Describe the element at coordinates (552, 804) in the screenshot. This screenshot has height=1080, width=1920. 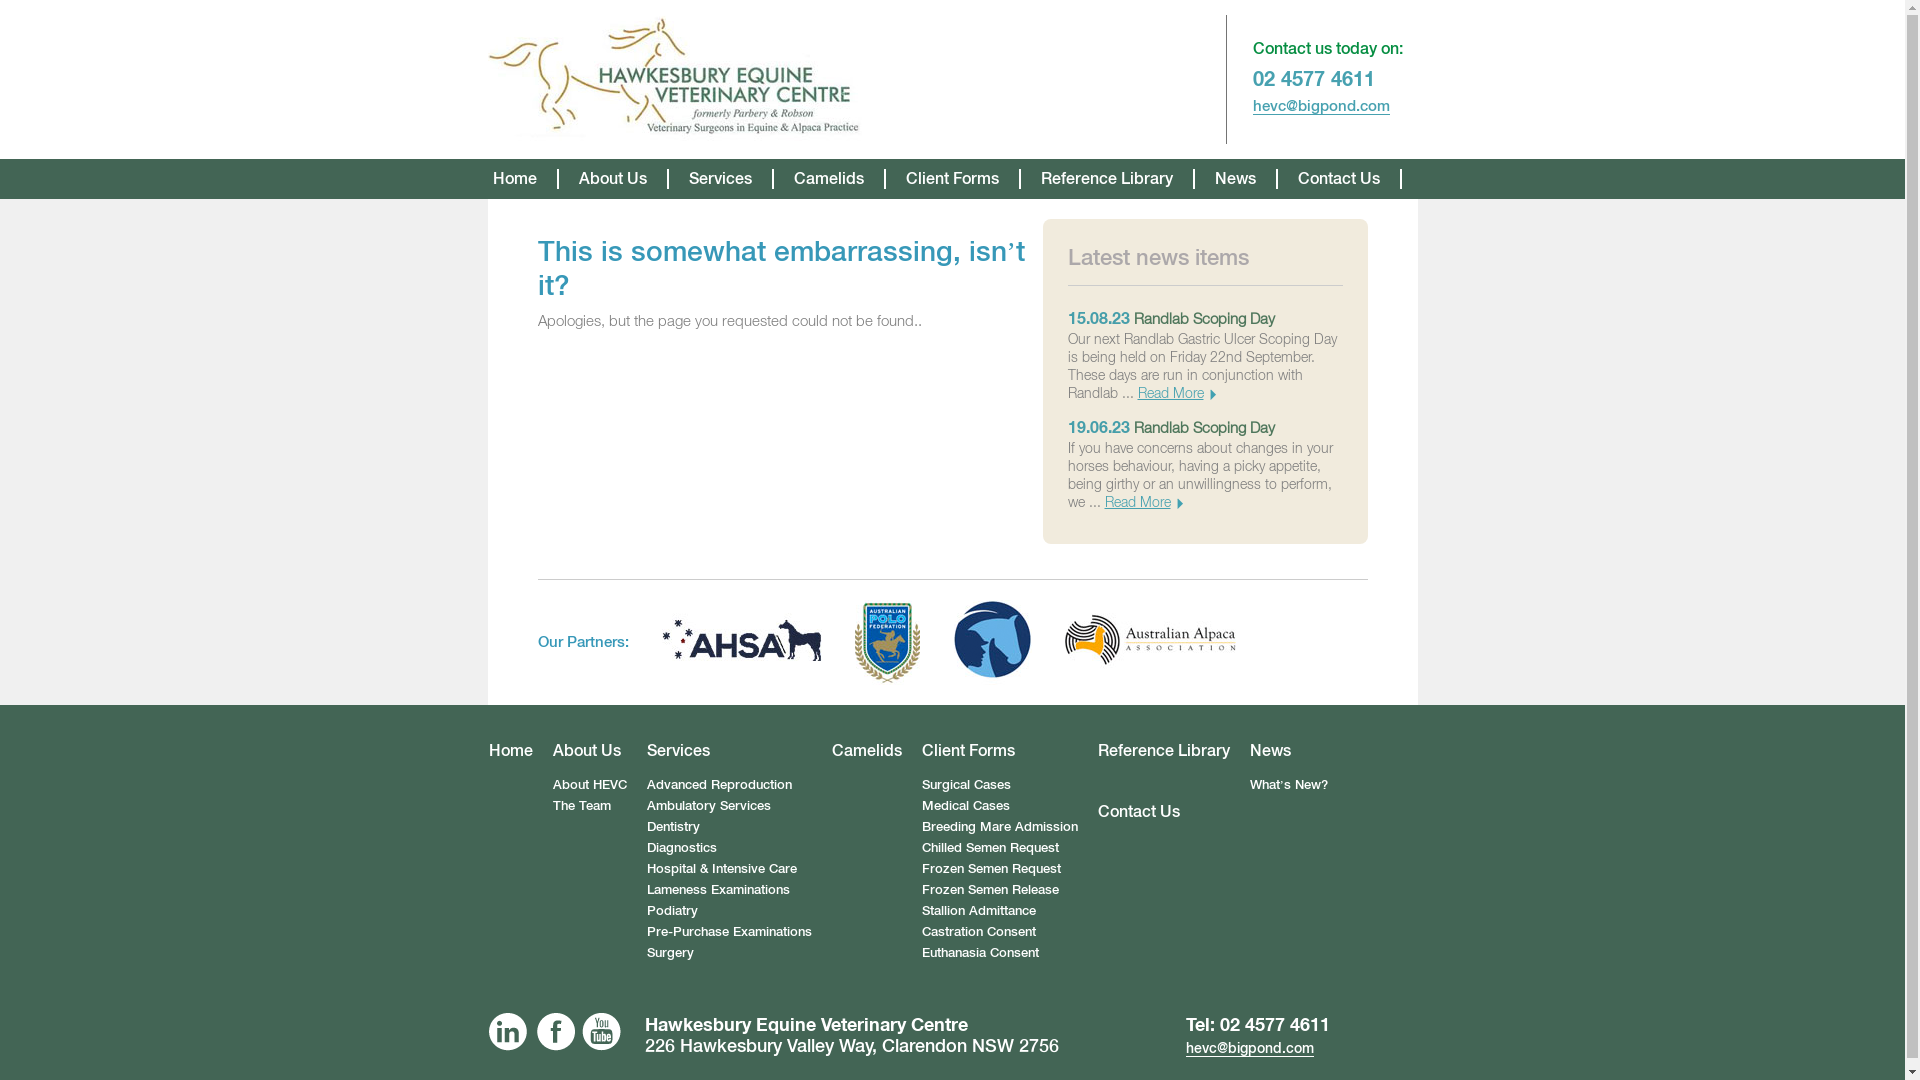
I see `'The Team'` at that location.